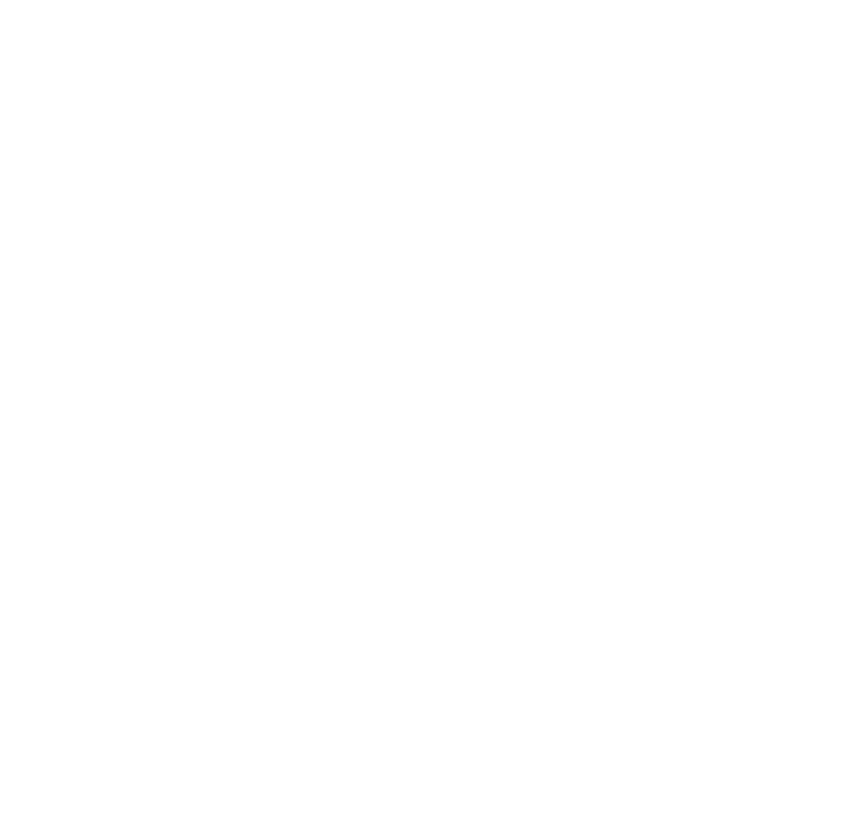 The image size is (850, 830). What do you see at coordinates (345, 312) in the screenshot?
I see `'Help'` at bounding box center [345, 312].